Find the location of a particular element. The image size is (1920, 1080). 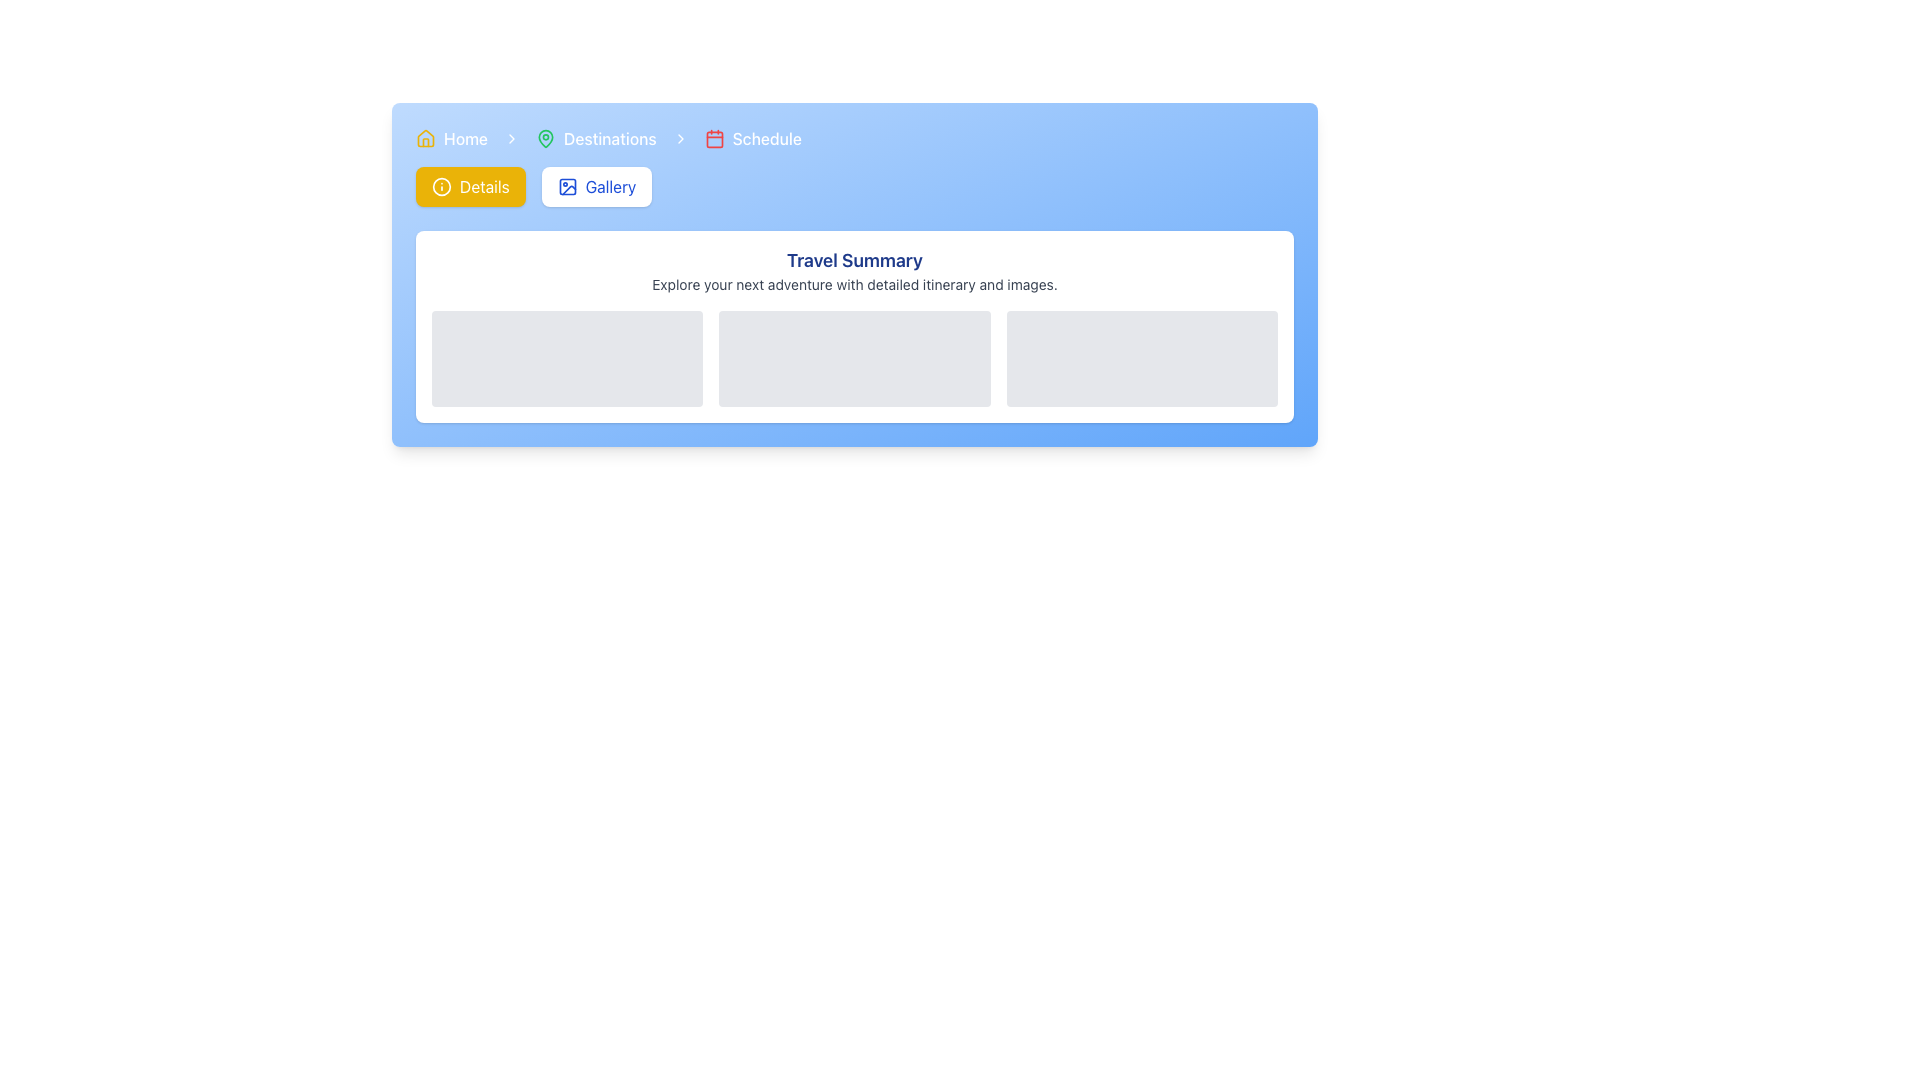

the third placeholder element in the 'Travel Summary' section, which is a non-interactive visual component is located at coordinates (1142, 357).